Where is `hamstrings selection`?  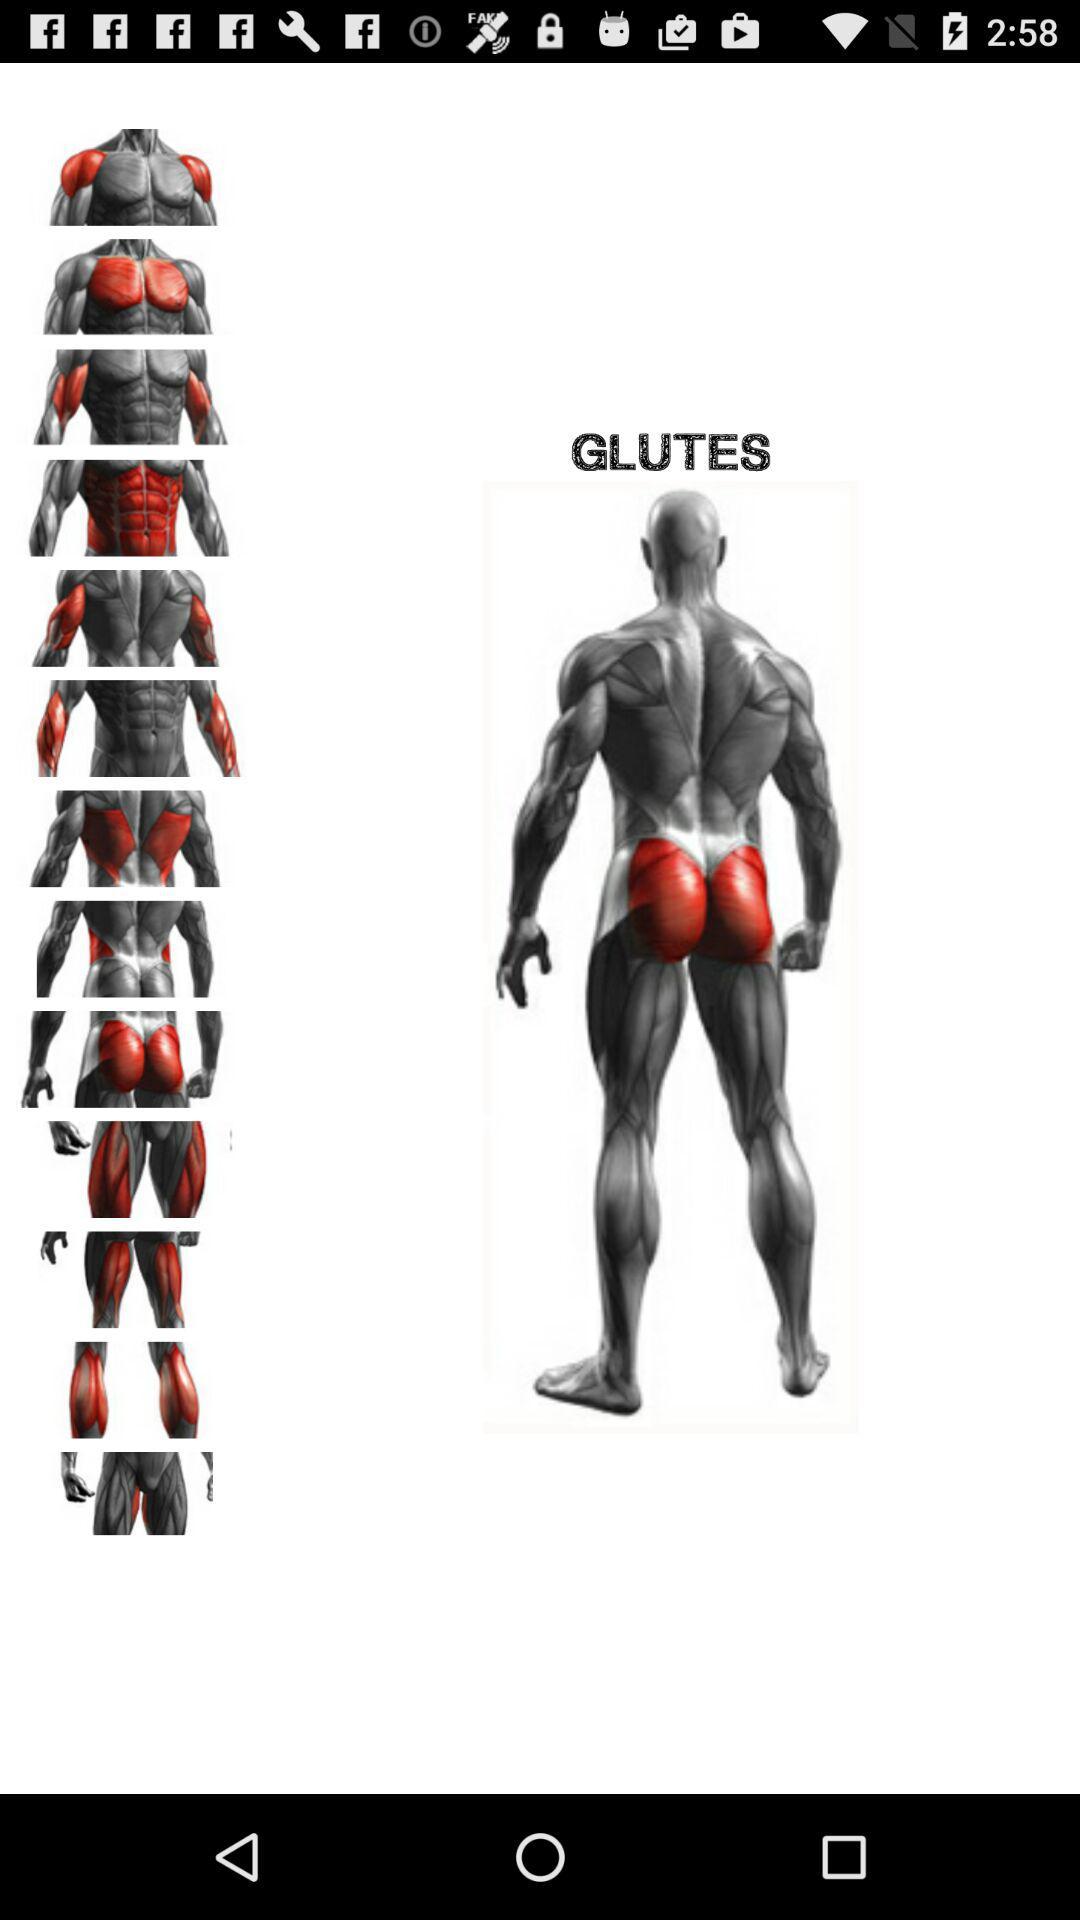
hamstrings selection is located at coordinates (131, 1272).